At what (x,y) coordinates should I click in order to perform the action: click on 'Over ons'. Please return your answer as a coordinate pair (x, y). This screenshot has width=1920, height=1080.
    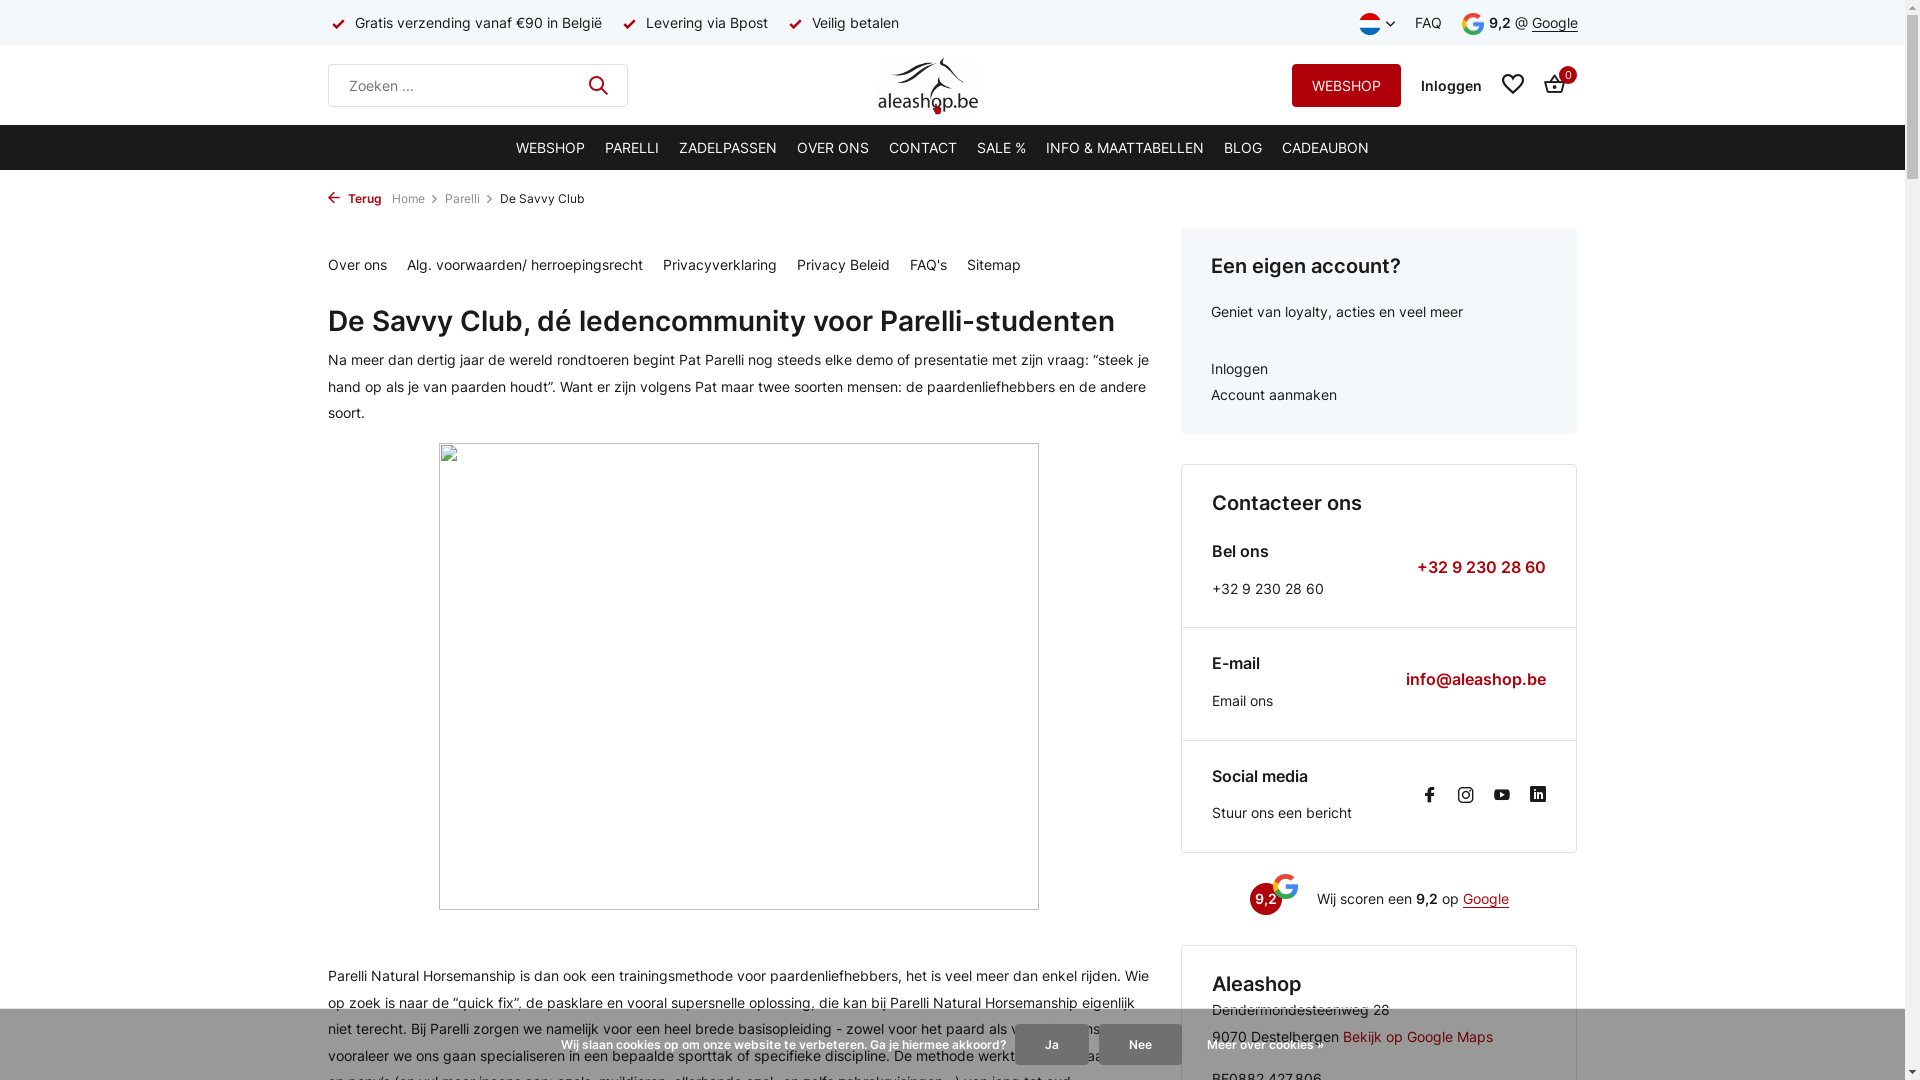
    Looking at the image, I should click on (357, 263).